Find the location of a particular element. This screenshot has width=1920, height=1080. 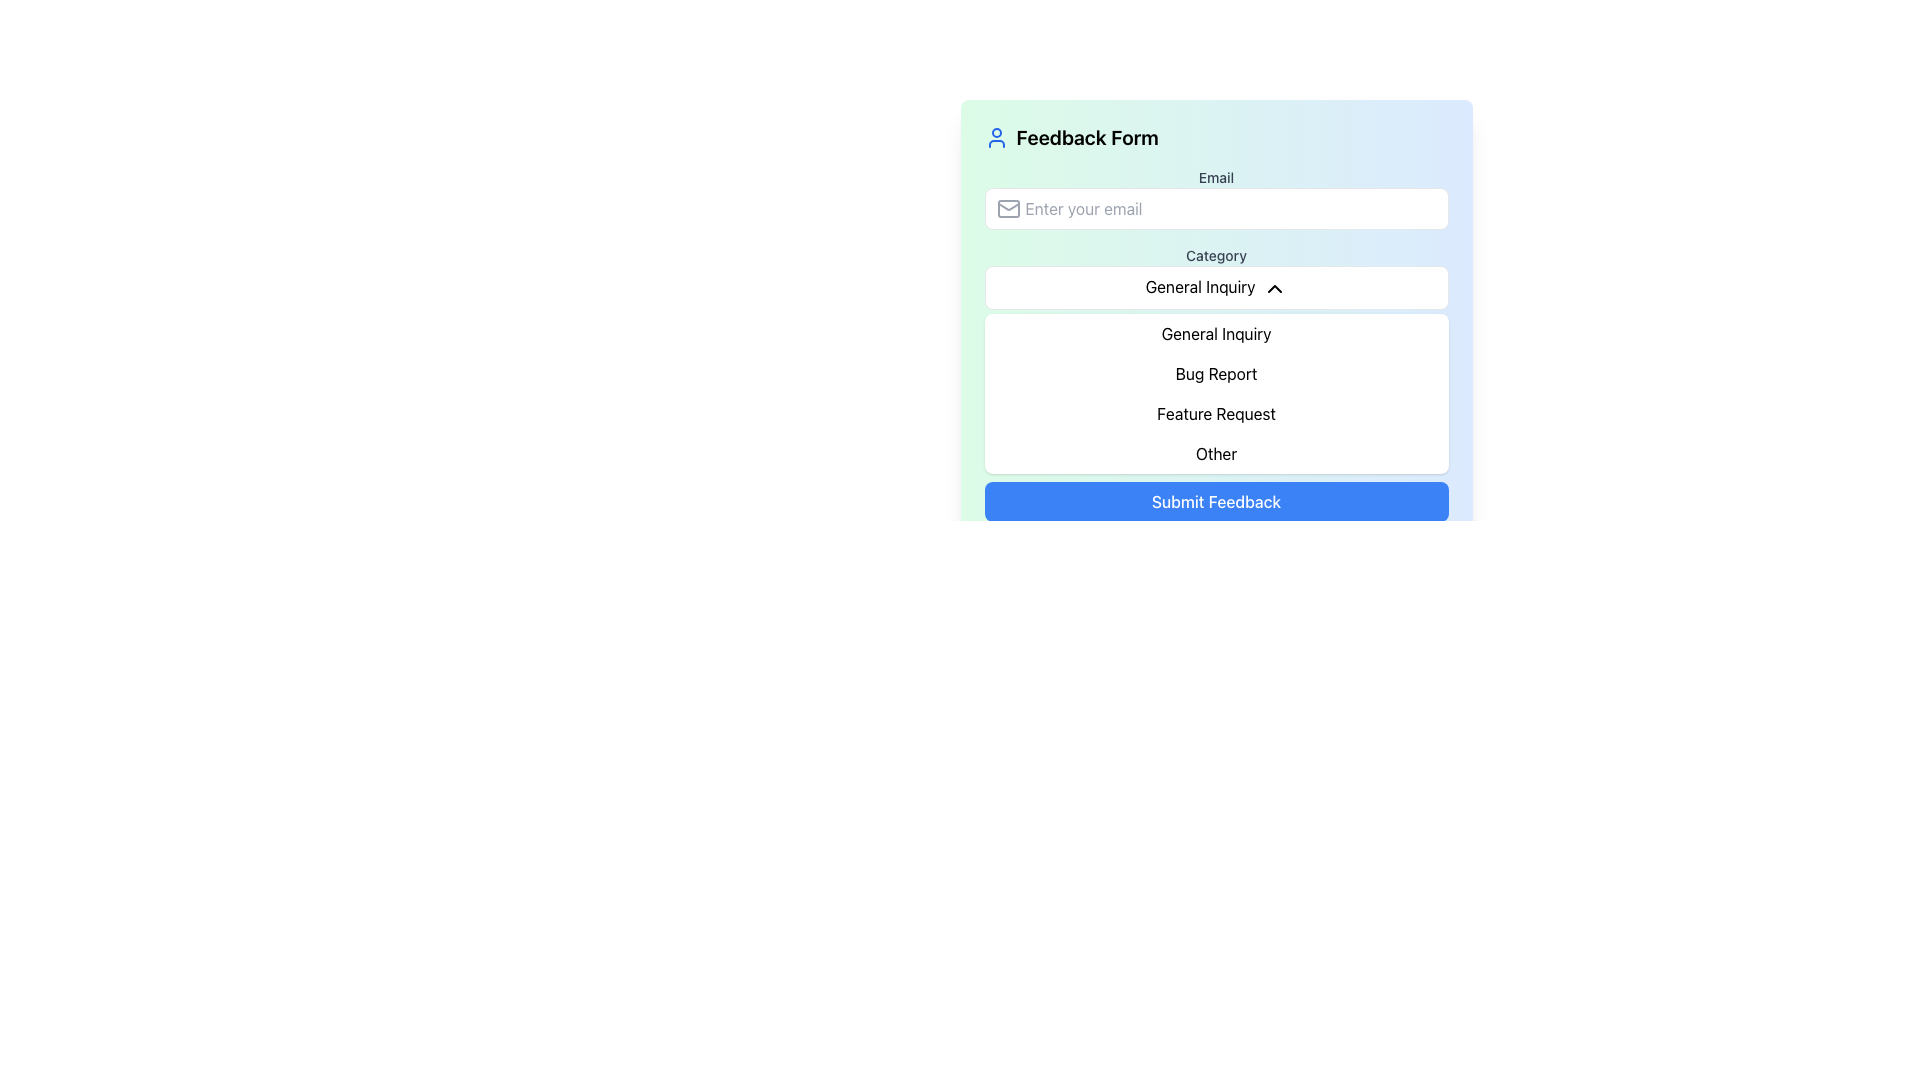

the envelope icon rendered in SVG format, which is styled with a thin, rounded stroke and located to the left of the email input field in the feedback form is located at coordinates (1008, 208).